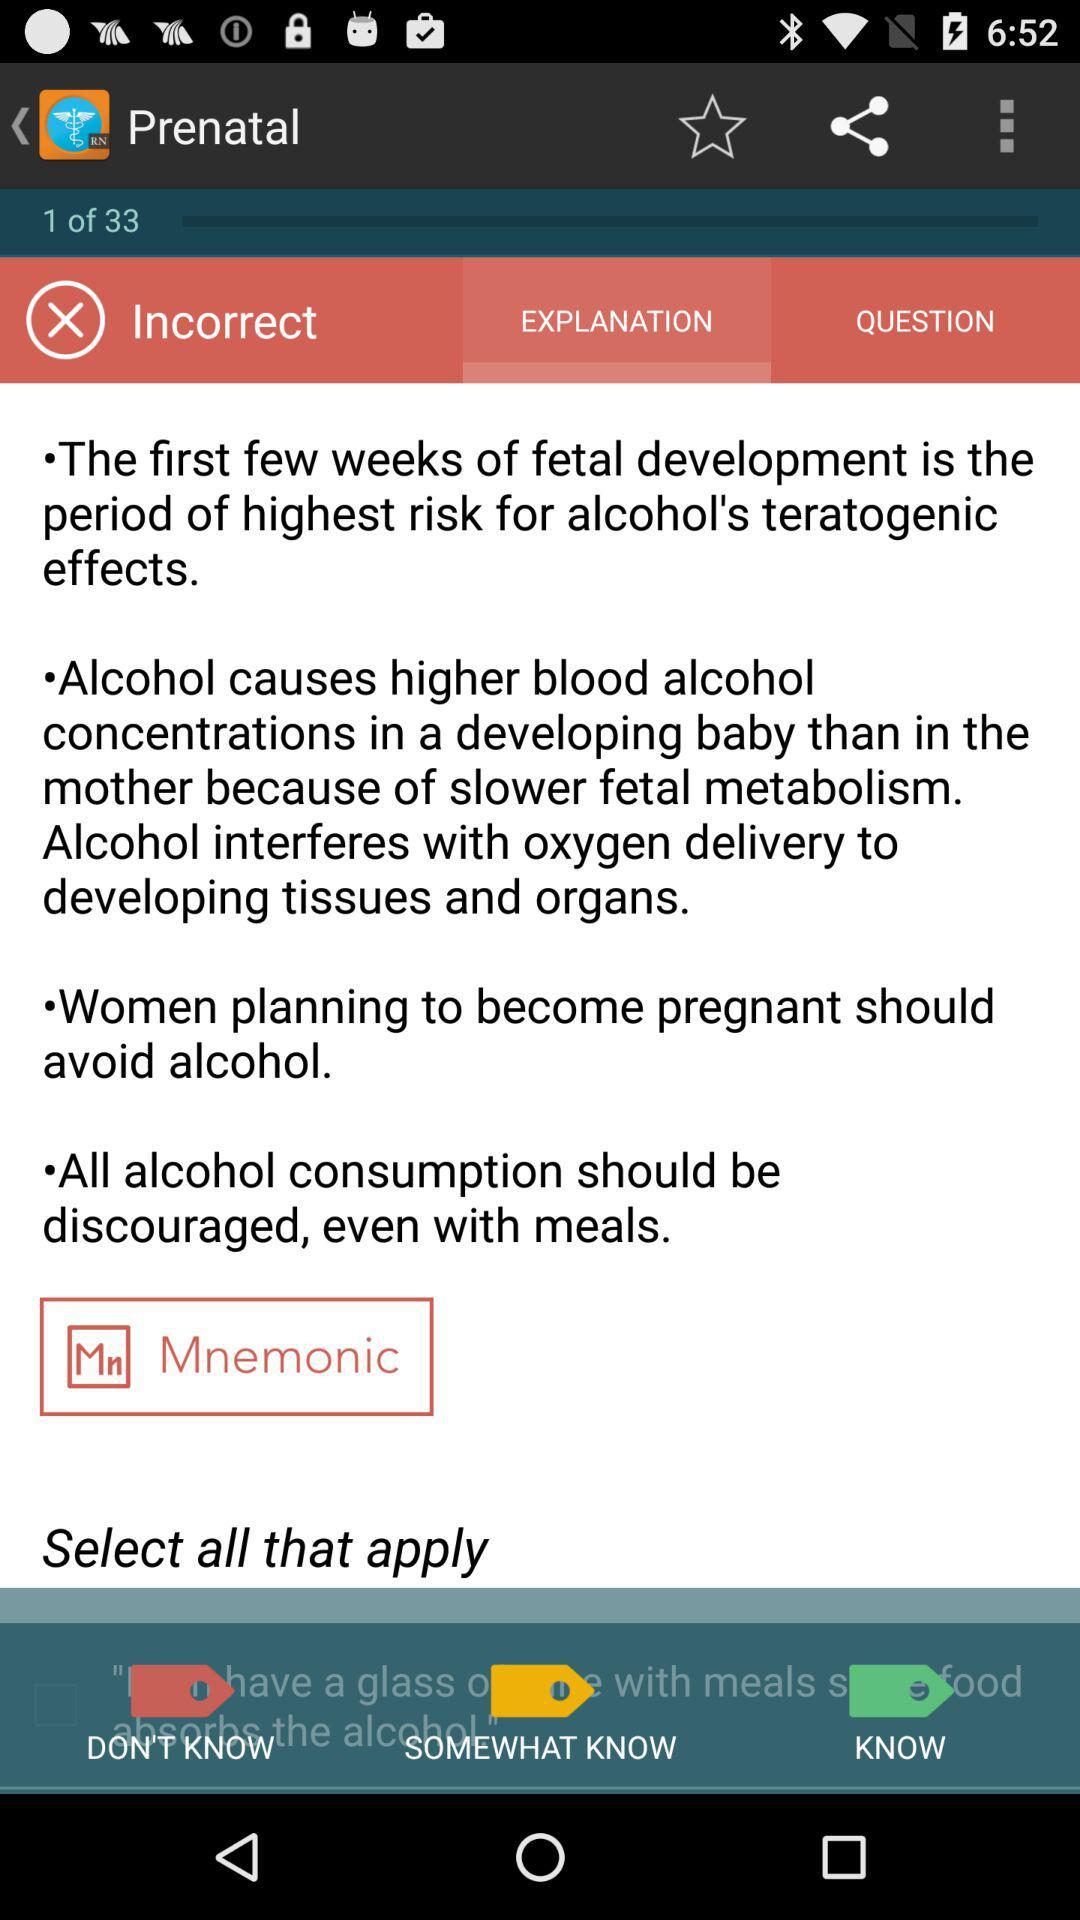  What do you see at coordinates (898, 1689) in the screenshot?
I see `know` at bounding box center [898, 1689].